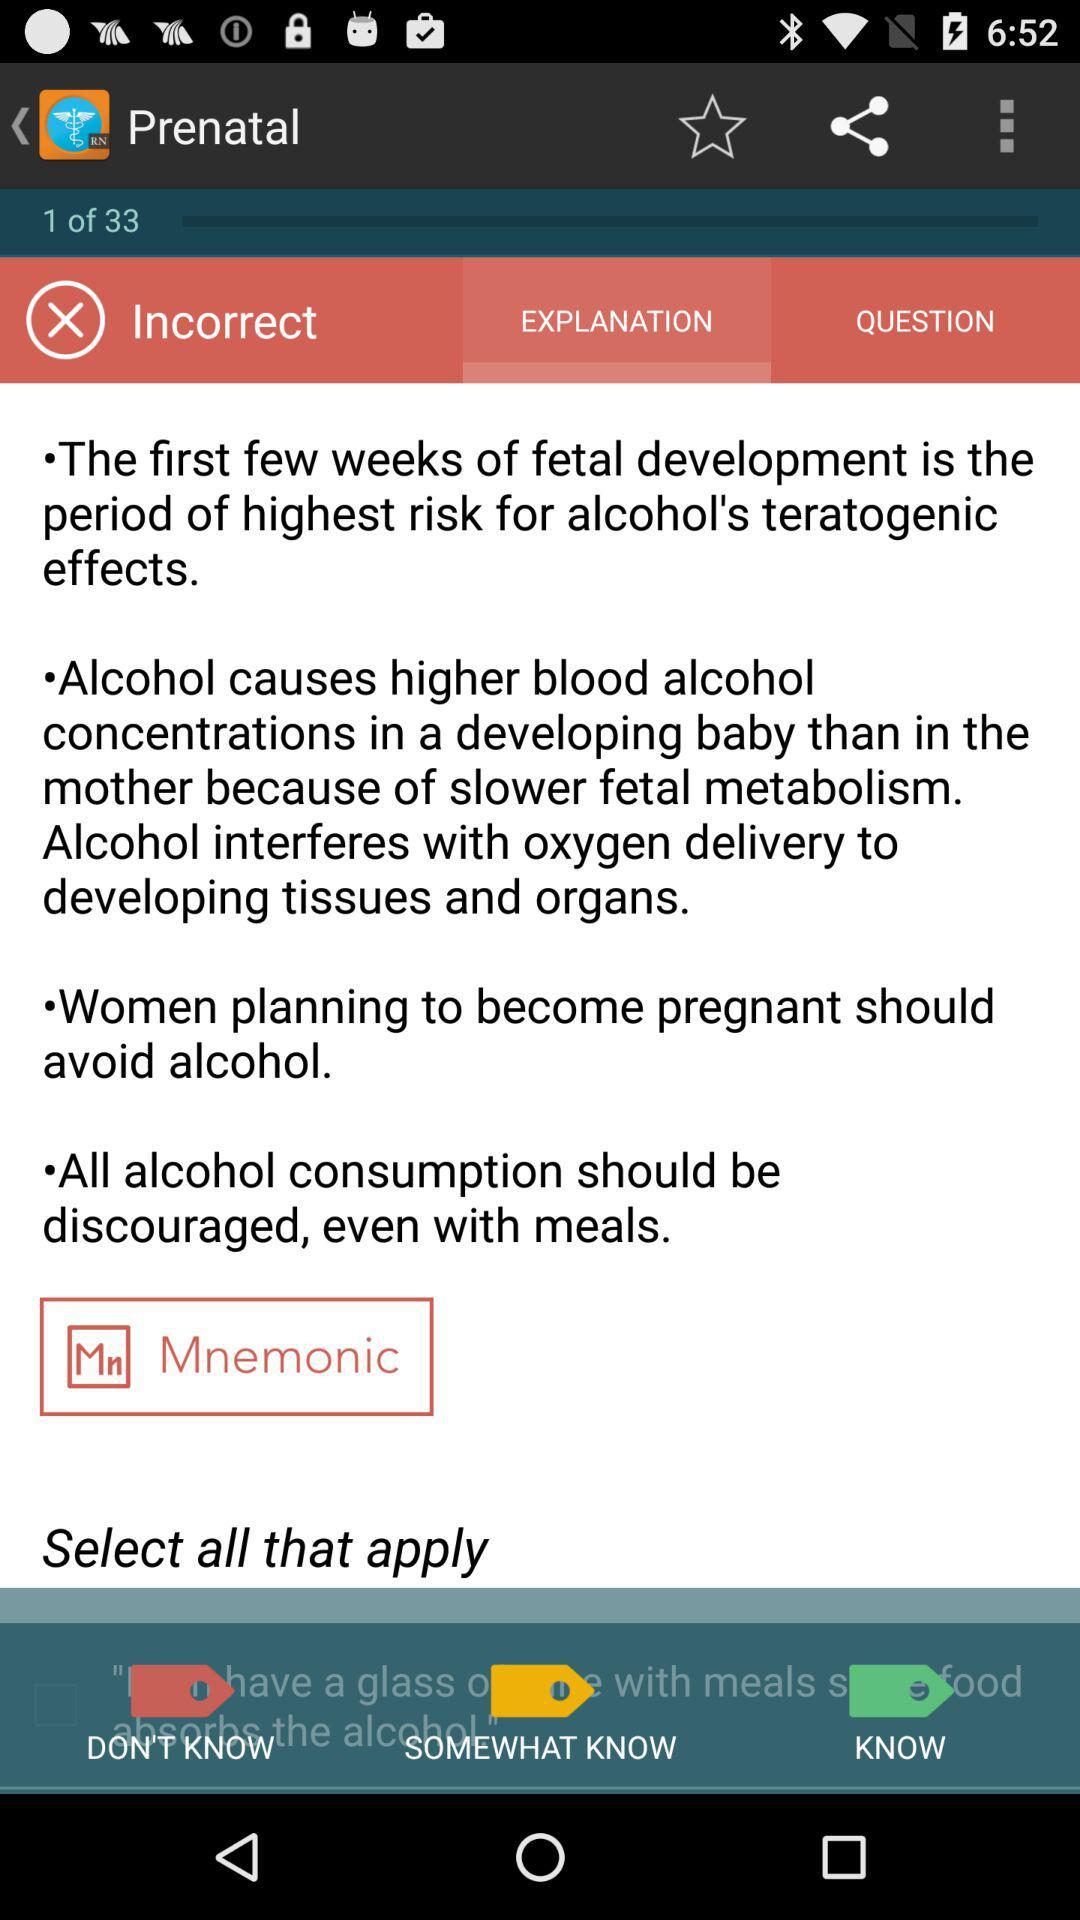  What do you see at coordinates (898, 1689) in the screenshot?
I see `know` at bounding box center [898, 1689].